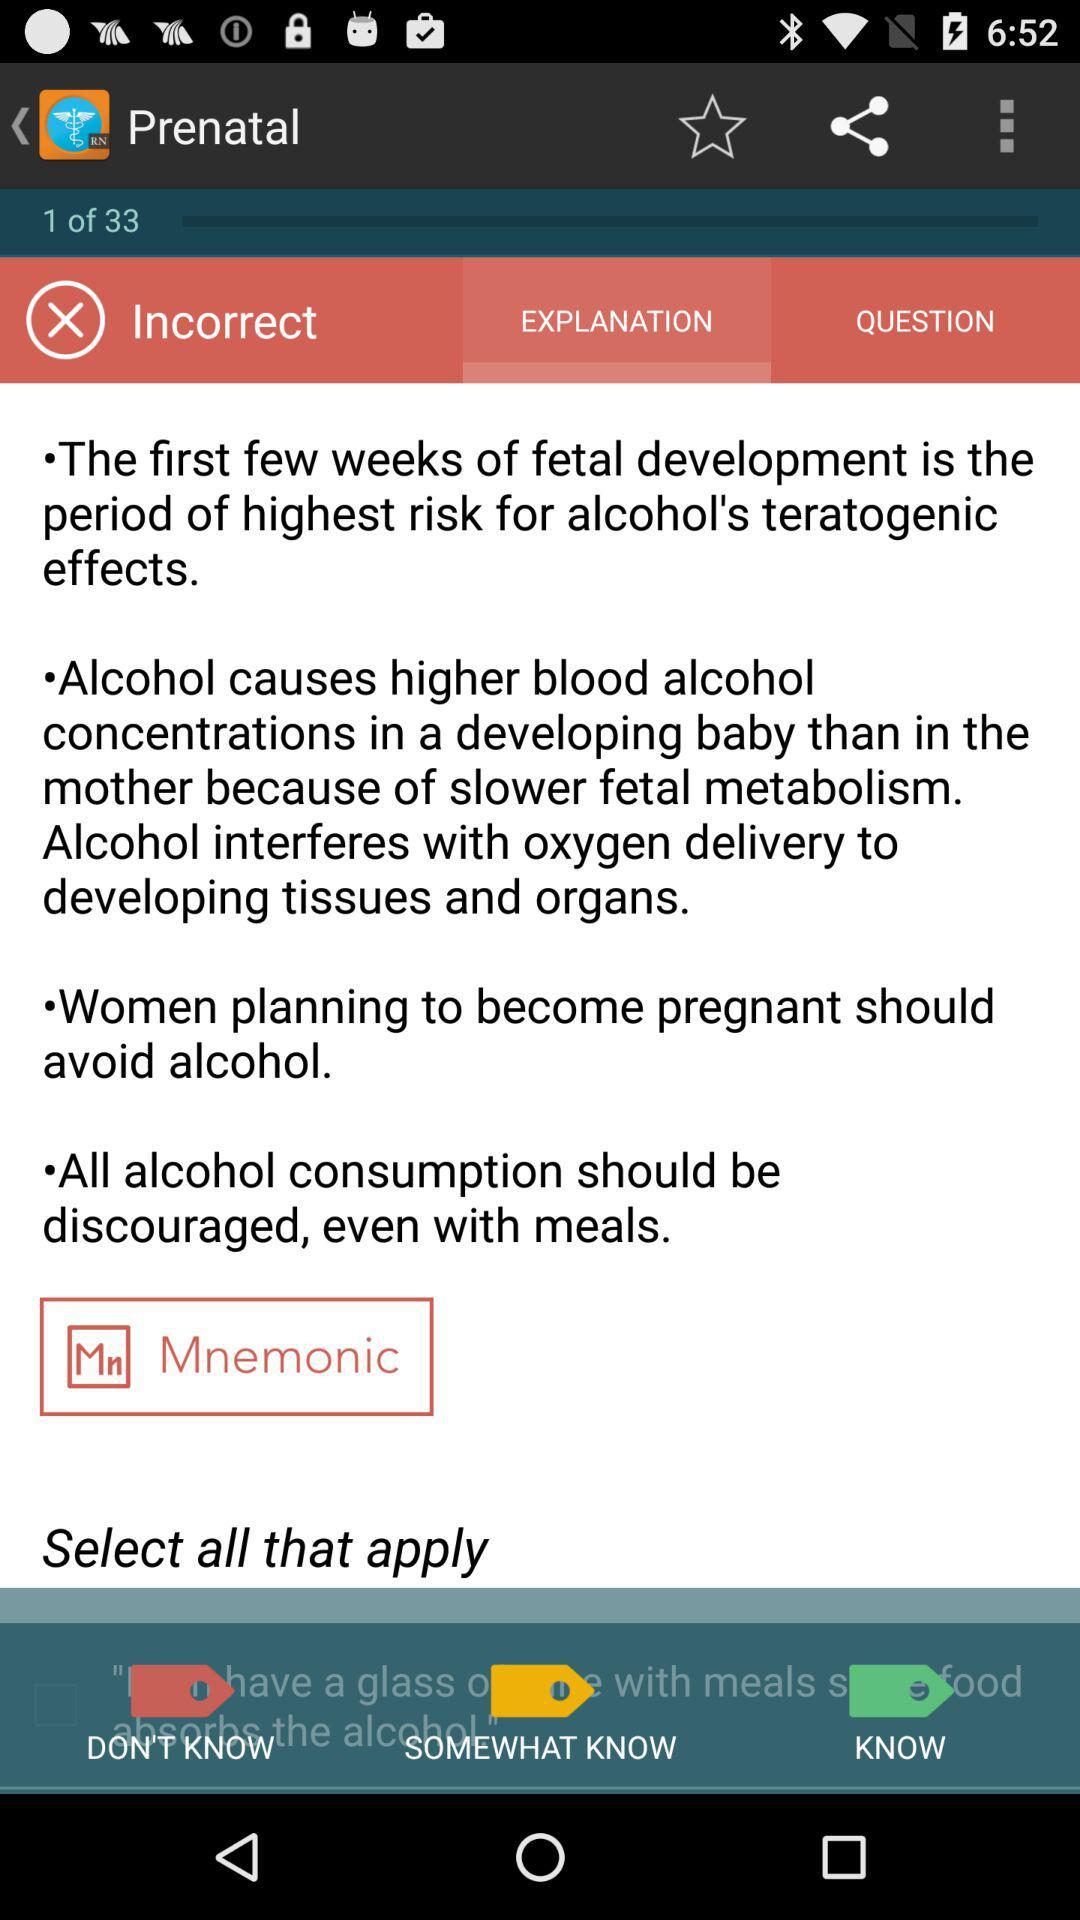  What do you see at coordinates (898, 1689) in the screenshot?
I see `know` at bounding box center [898, 1689].